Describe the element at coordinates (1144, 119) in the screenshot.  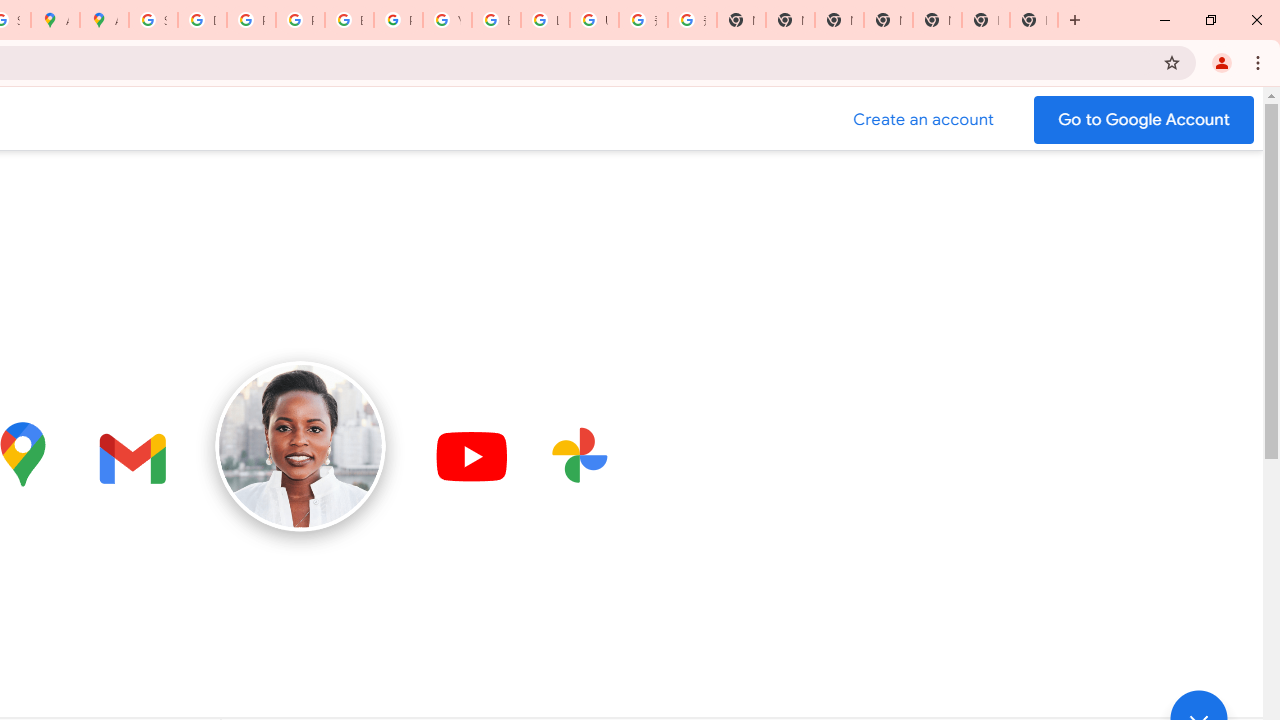
I see `'Go to your Google Account'` at that location.